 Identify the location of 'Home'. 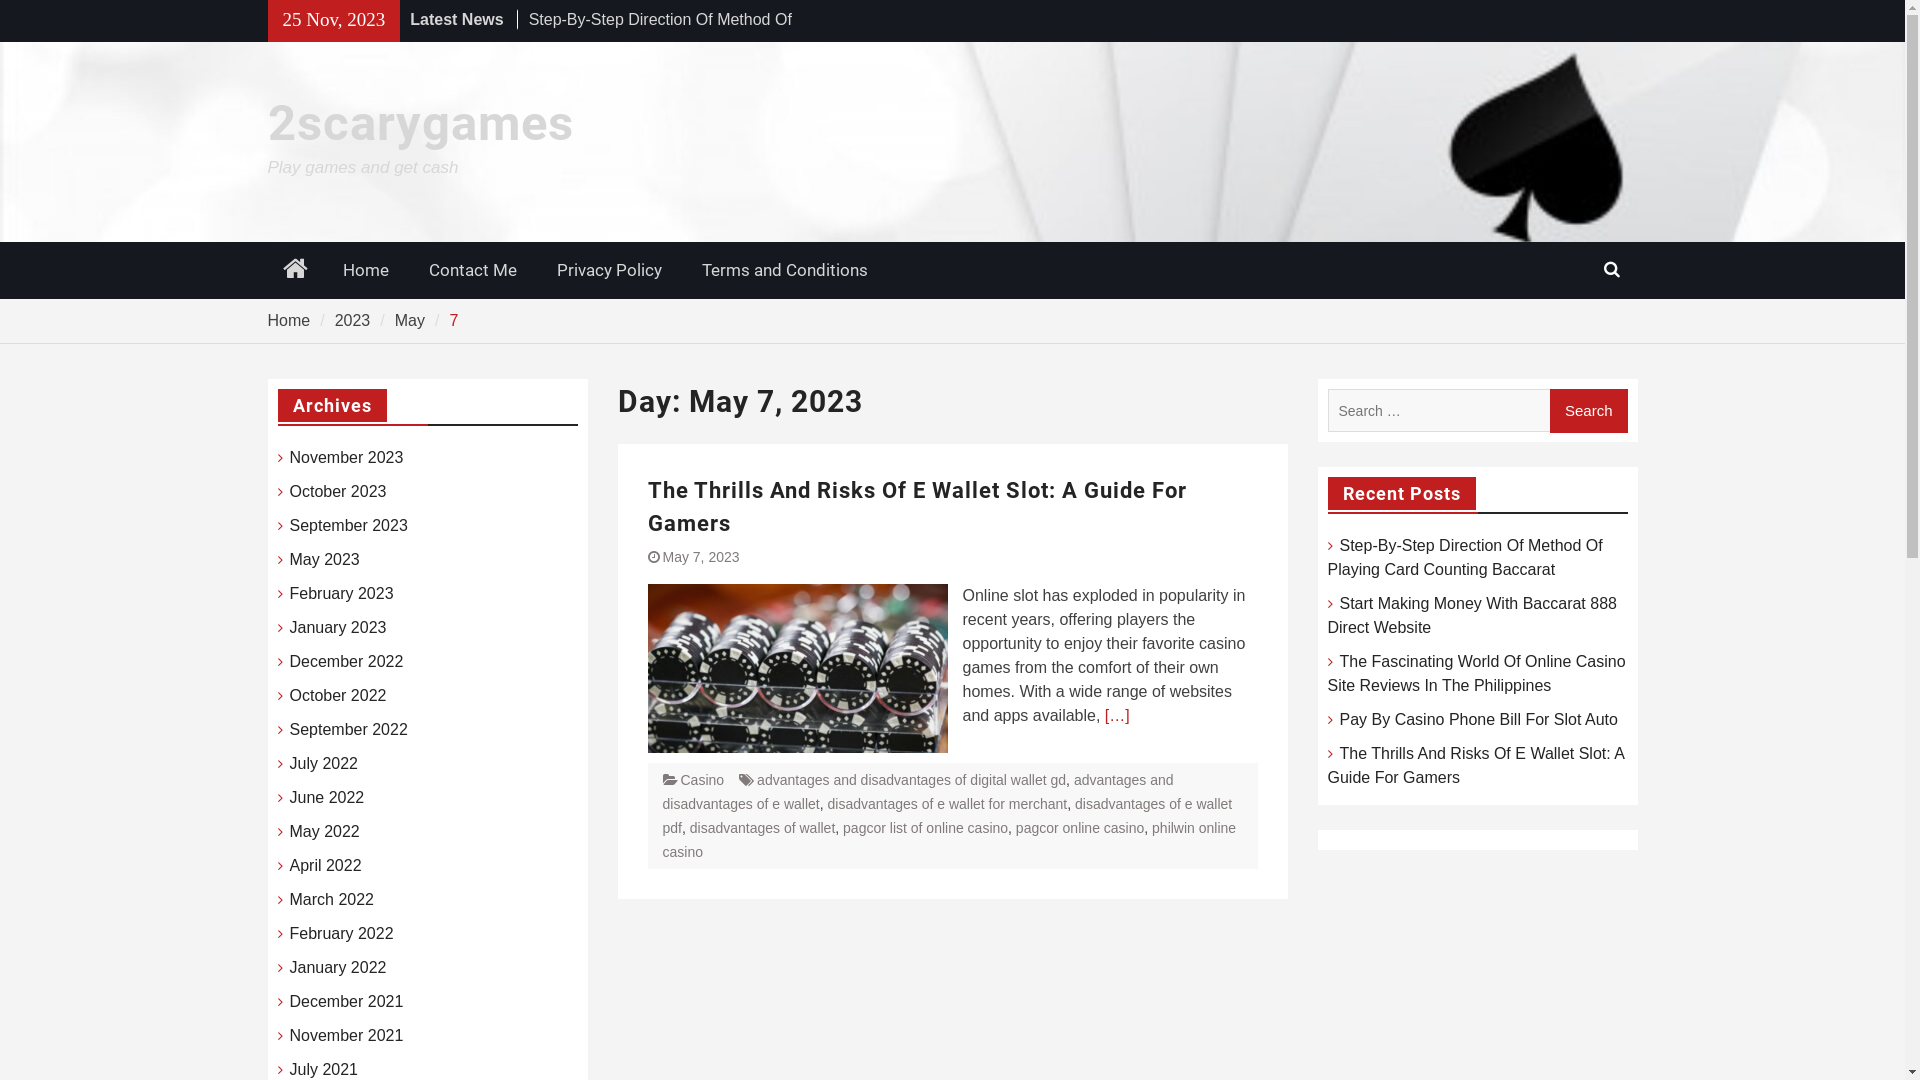
(294, 270).